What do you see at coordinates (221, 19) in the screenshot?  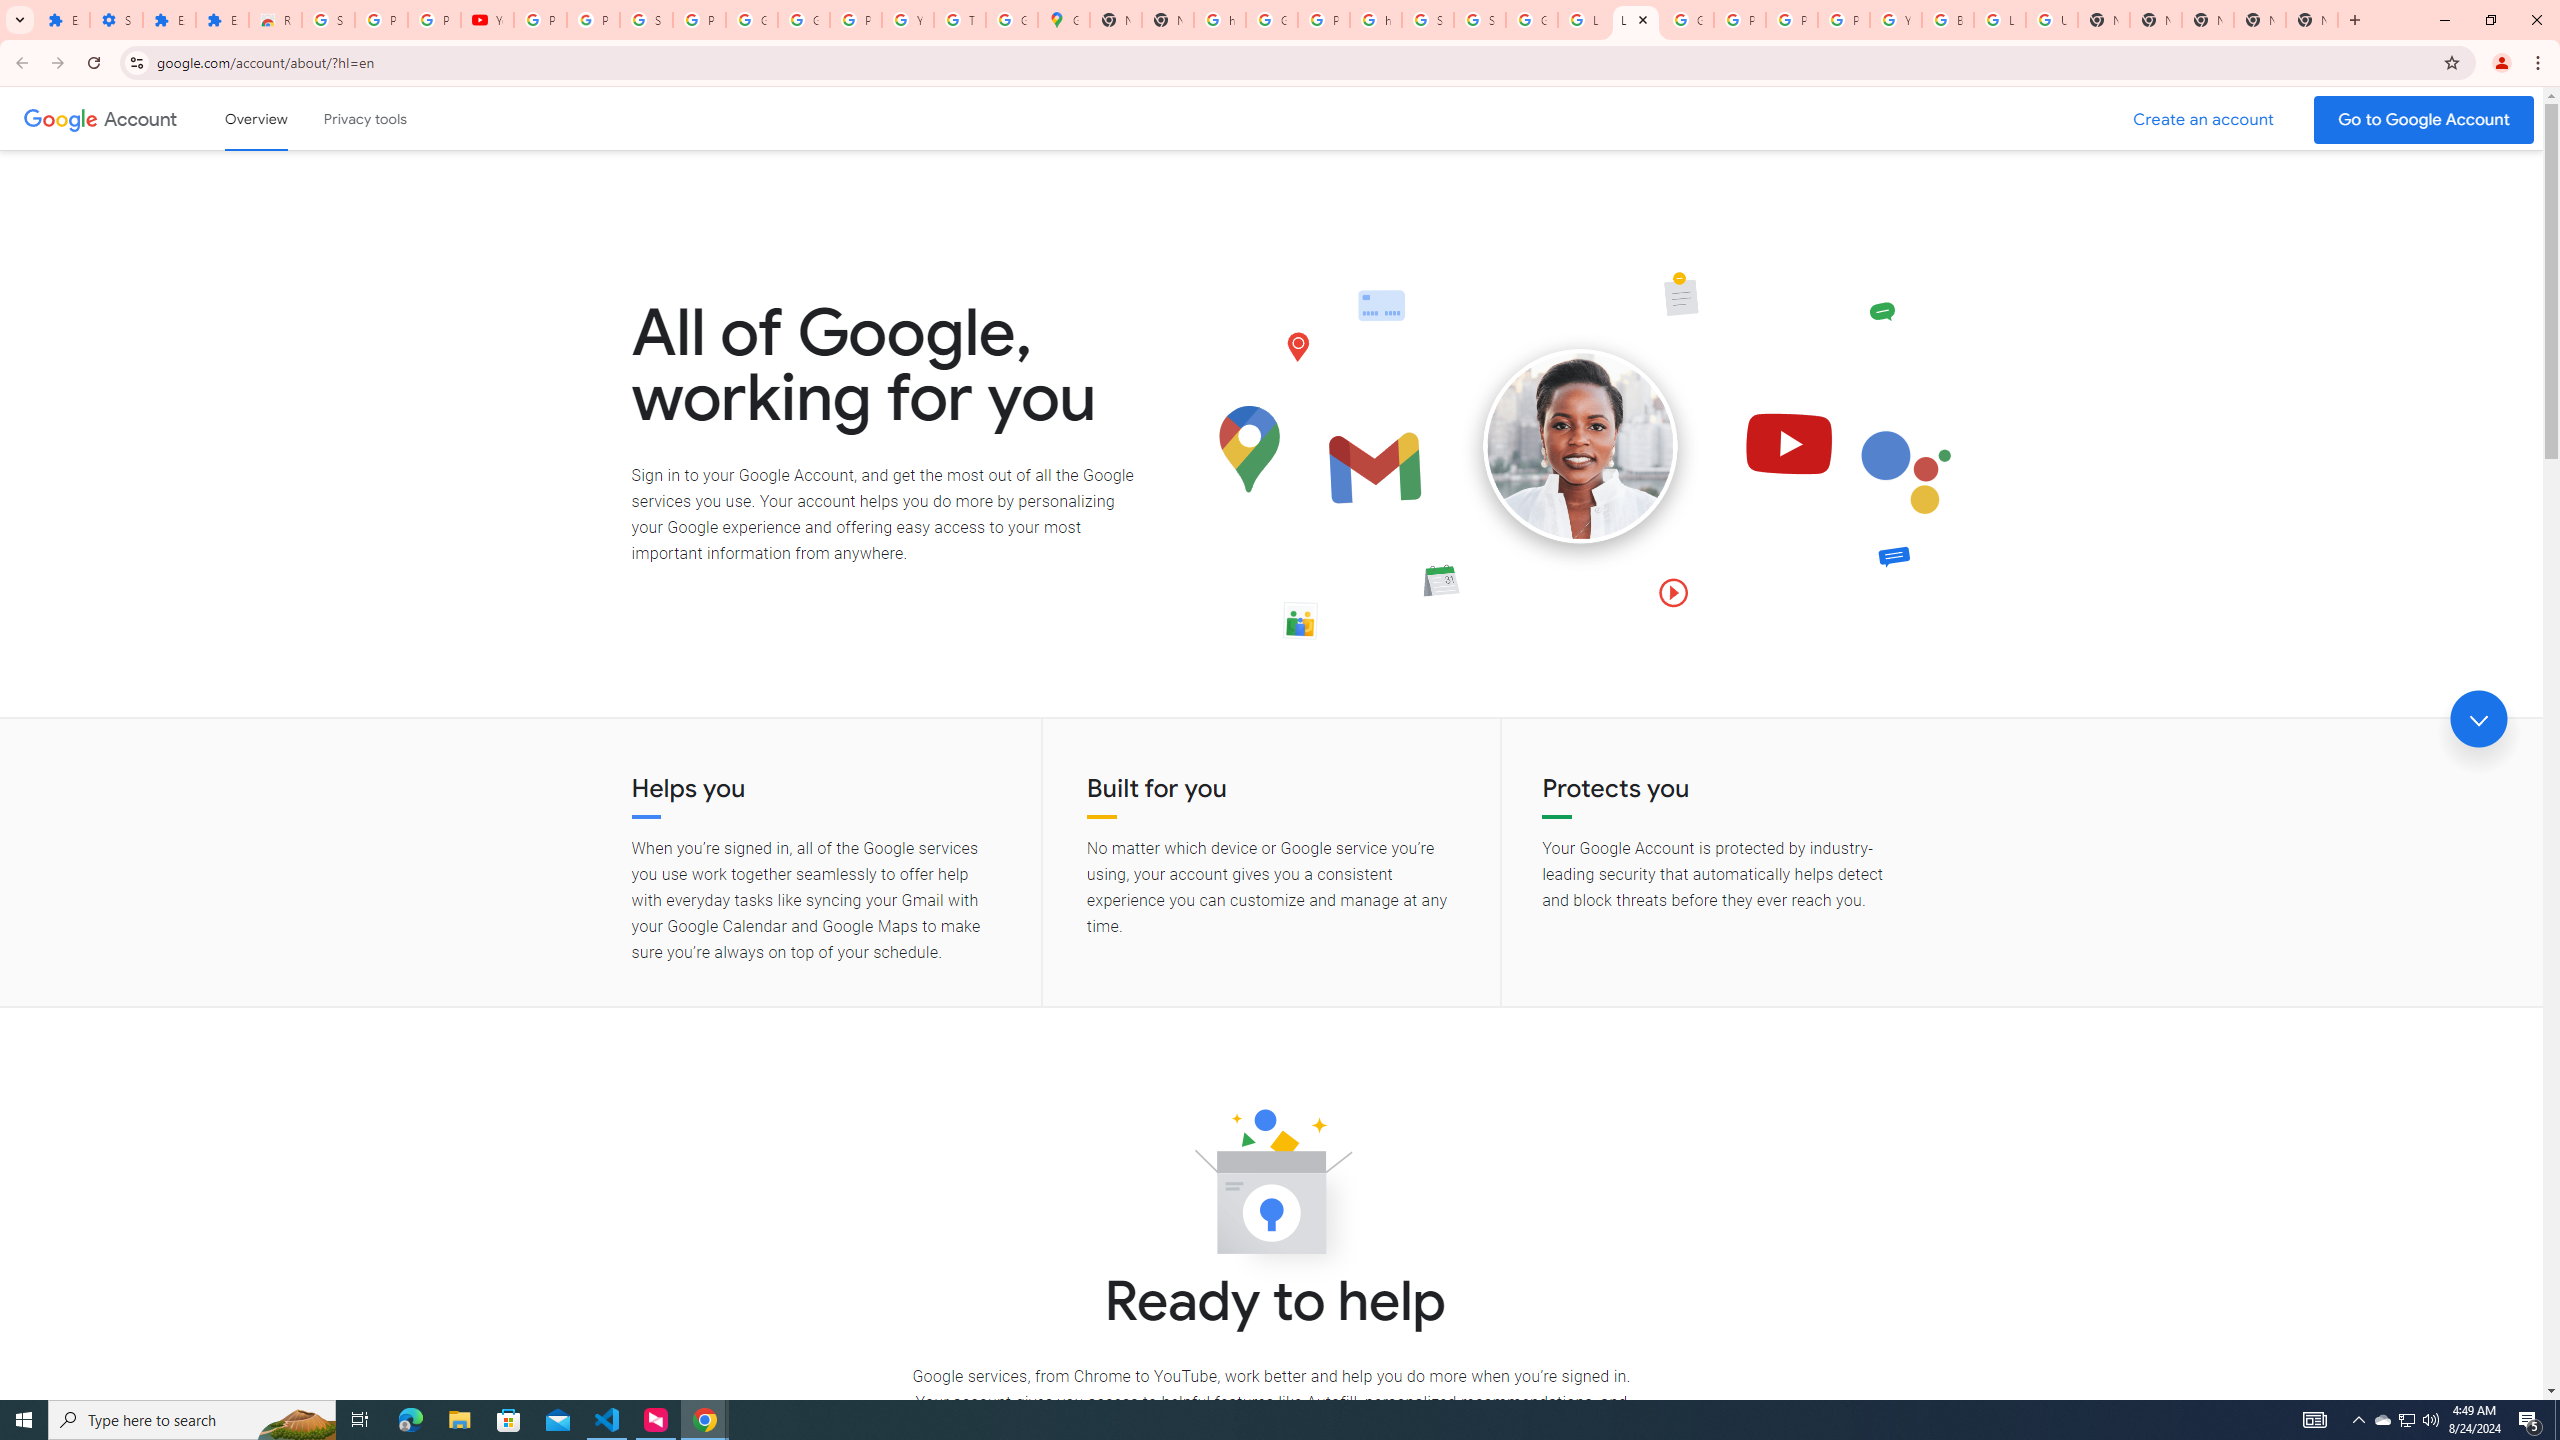 I see `'Extensions'` at bounding box center [221, 19].